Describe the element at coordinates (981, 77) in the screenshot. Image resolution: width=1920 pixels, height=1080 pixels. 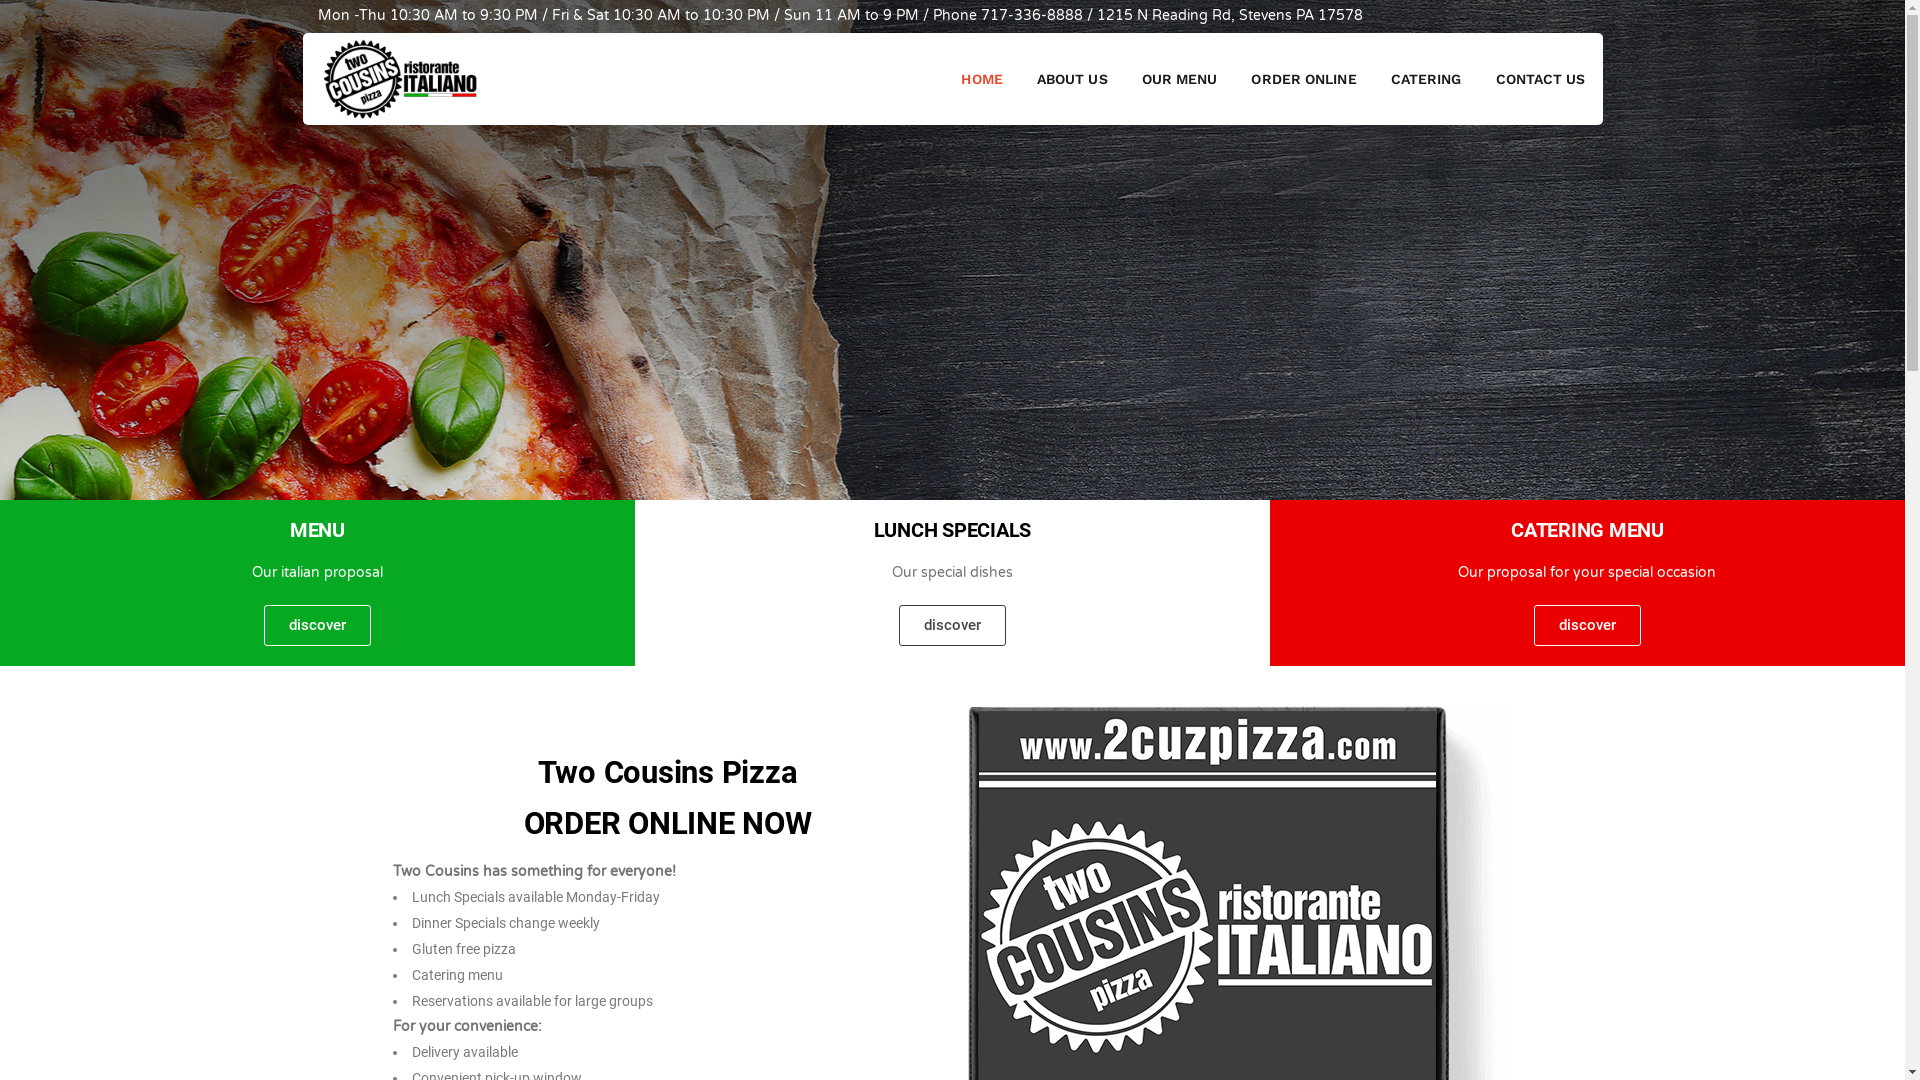
I see `'HOME'` at that location.